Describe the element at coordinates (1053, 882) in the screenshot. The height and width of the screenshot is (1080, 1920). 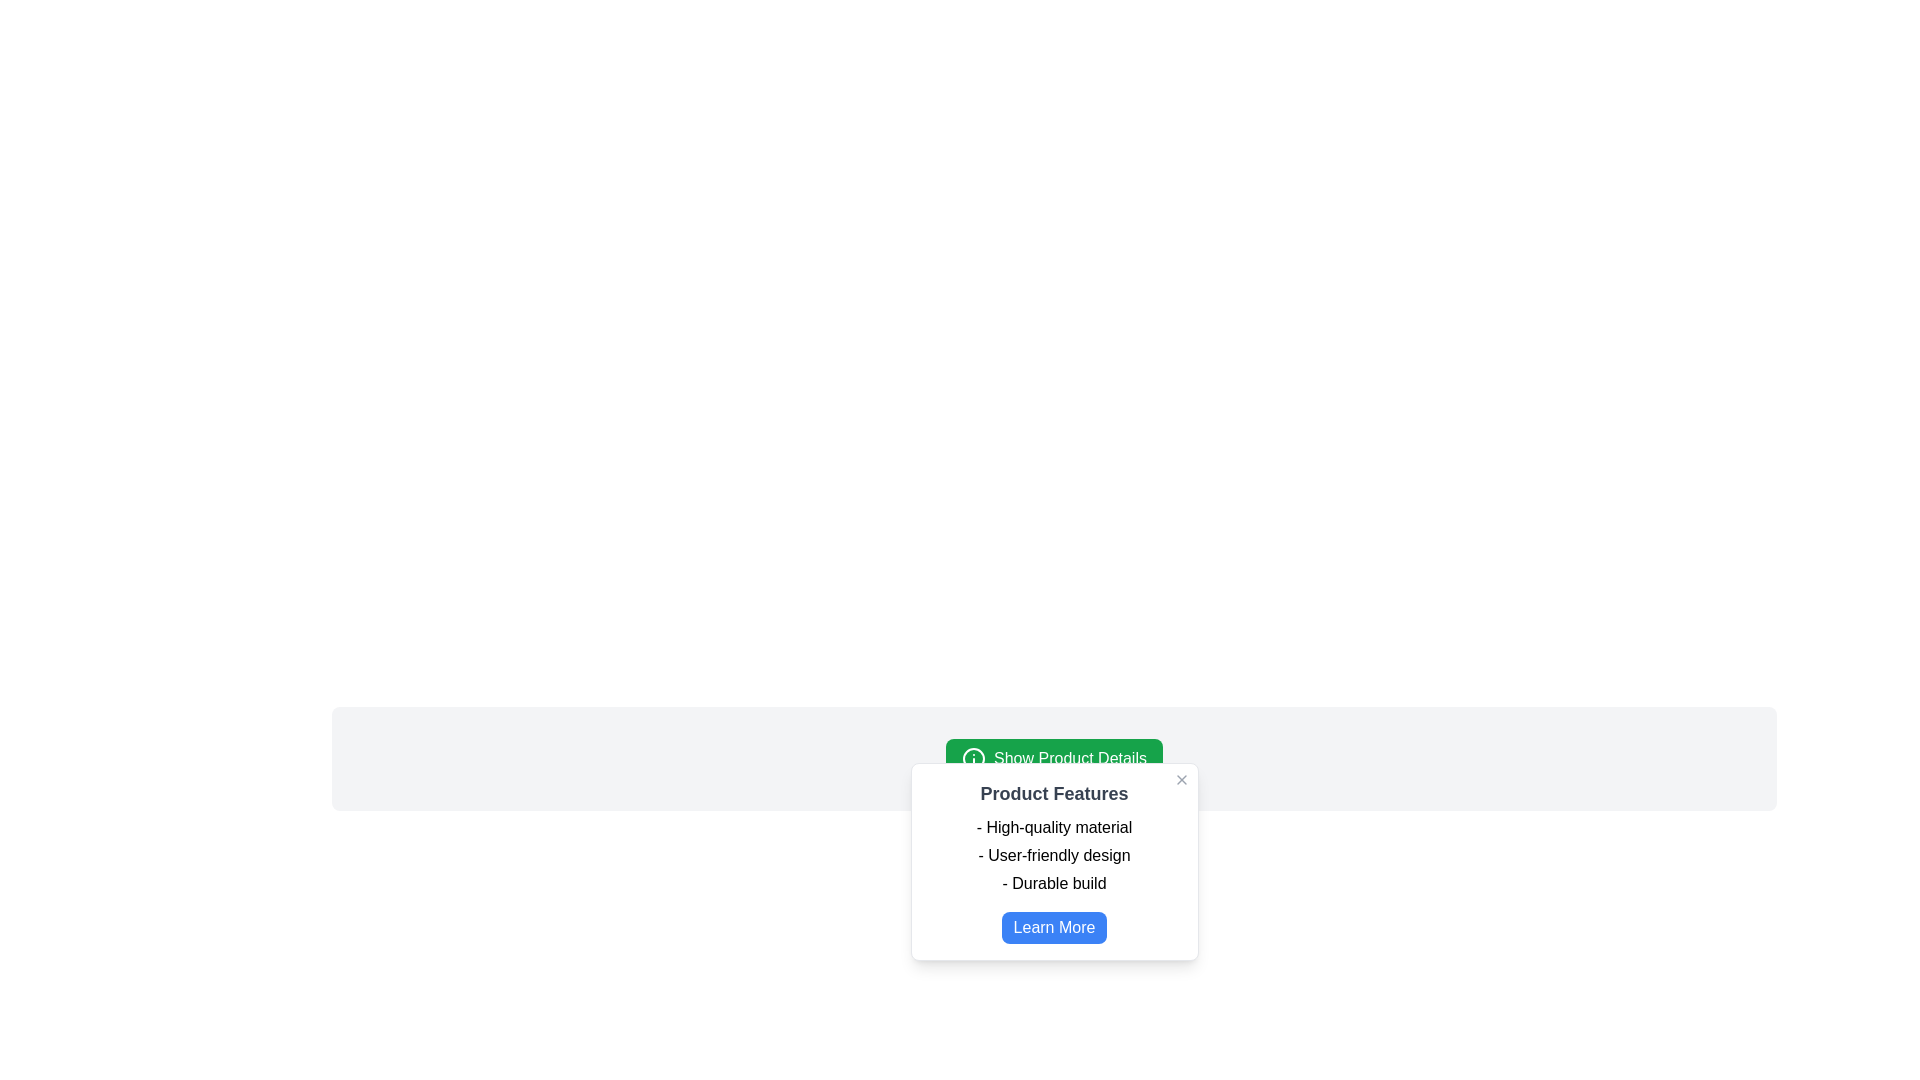
I see `the text item displaying the phrase '- Durable build' located in the modal dialog titled 'Product Features', which is the last item in the list` at that location.